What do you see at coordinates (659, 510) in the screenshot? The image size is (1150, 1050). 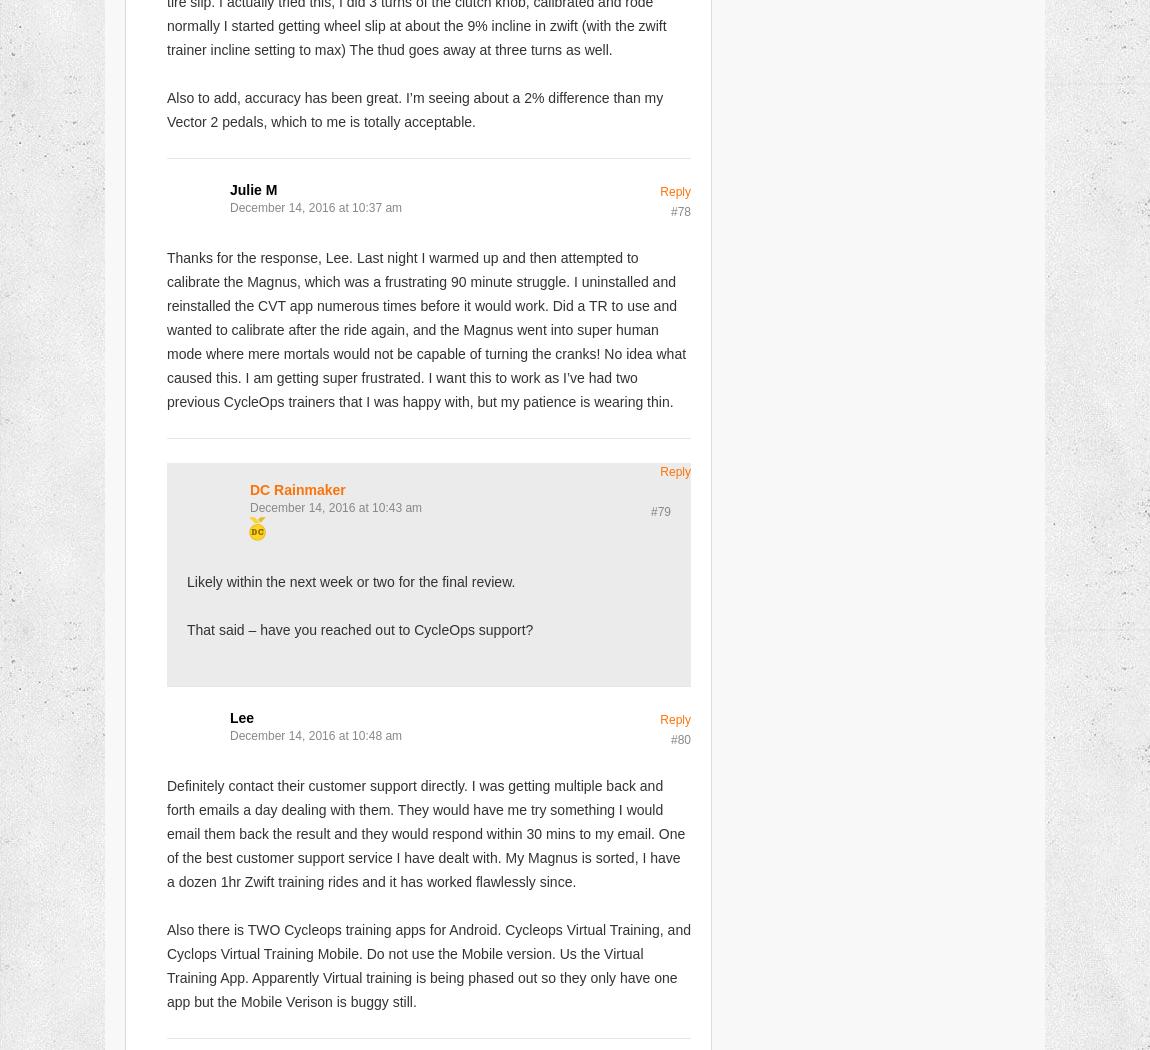 I see `'#79'` at bounding box center [659, 510].